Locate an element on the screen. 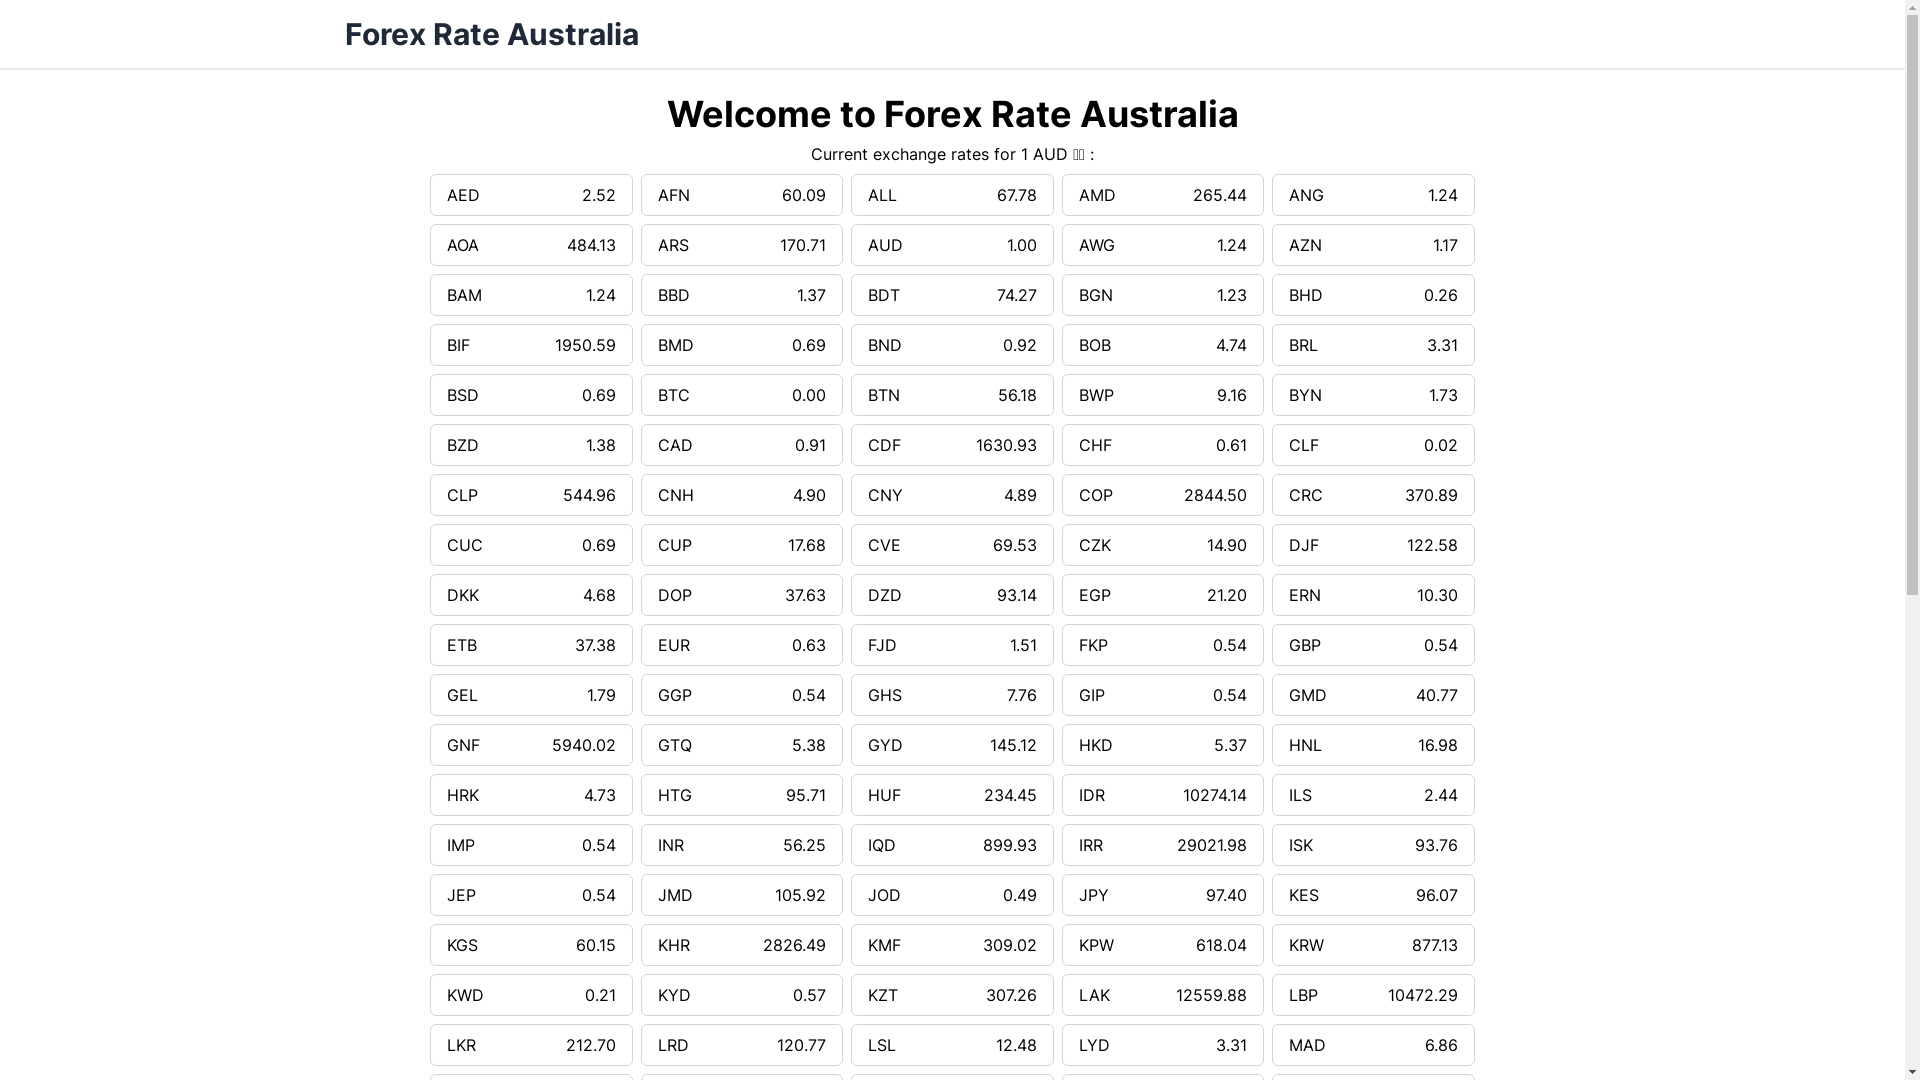  'Forex Rate Australia' is located at coordinates (490, 34).